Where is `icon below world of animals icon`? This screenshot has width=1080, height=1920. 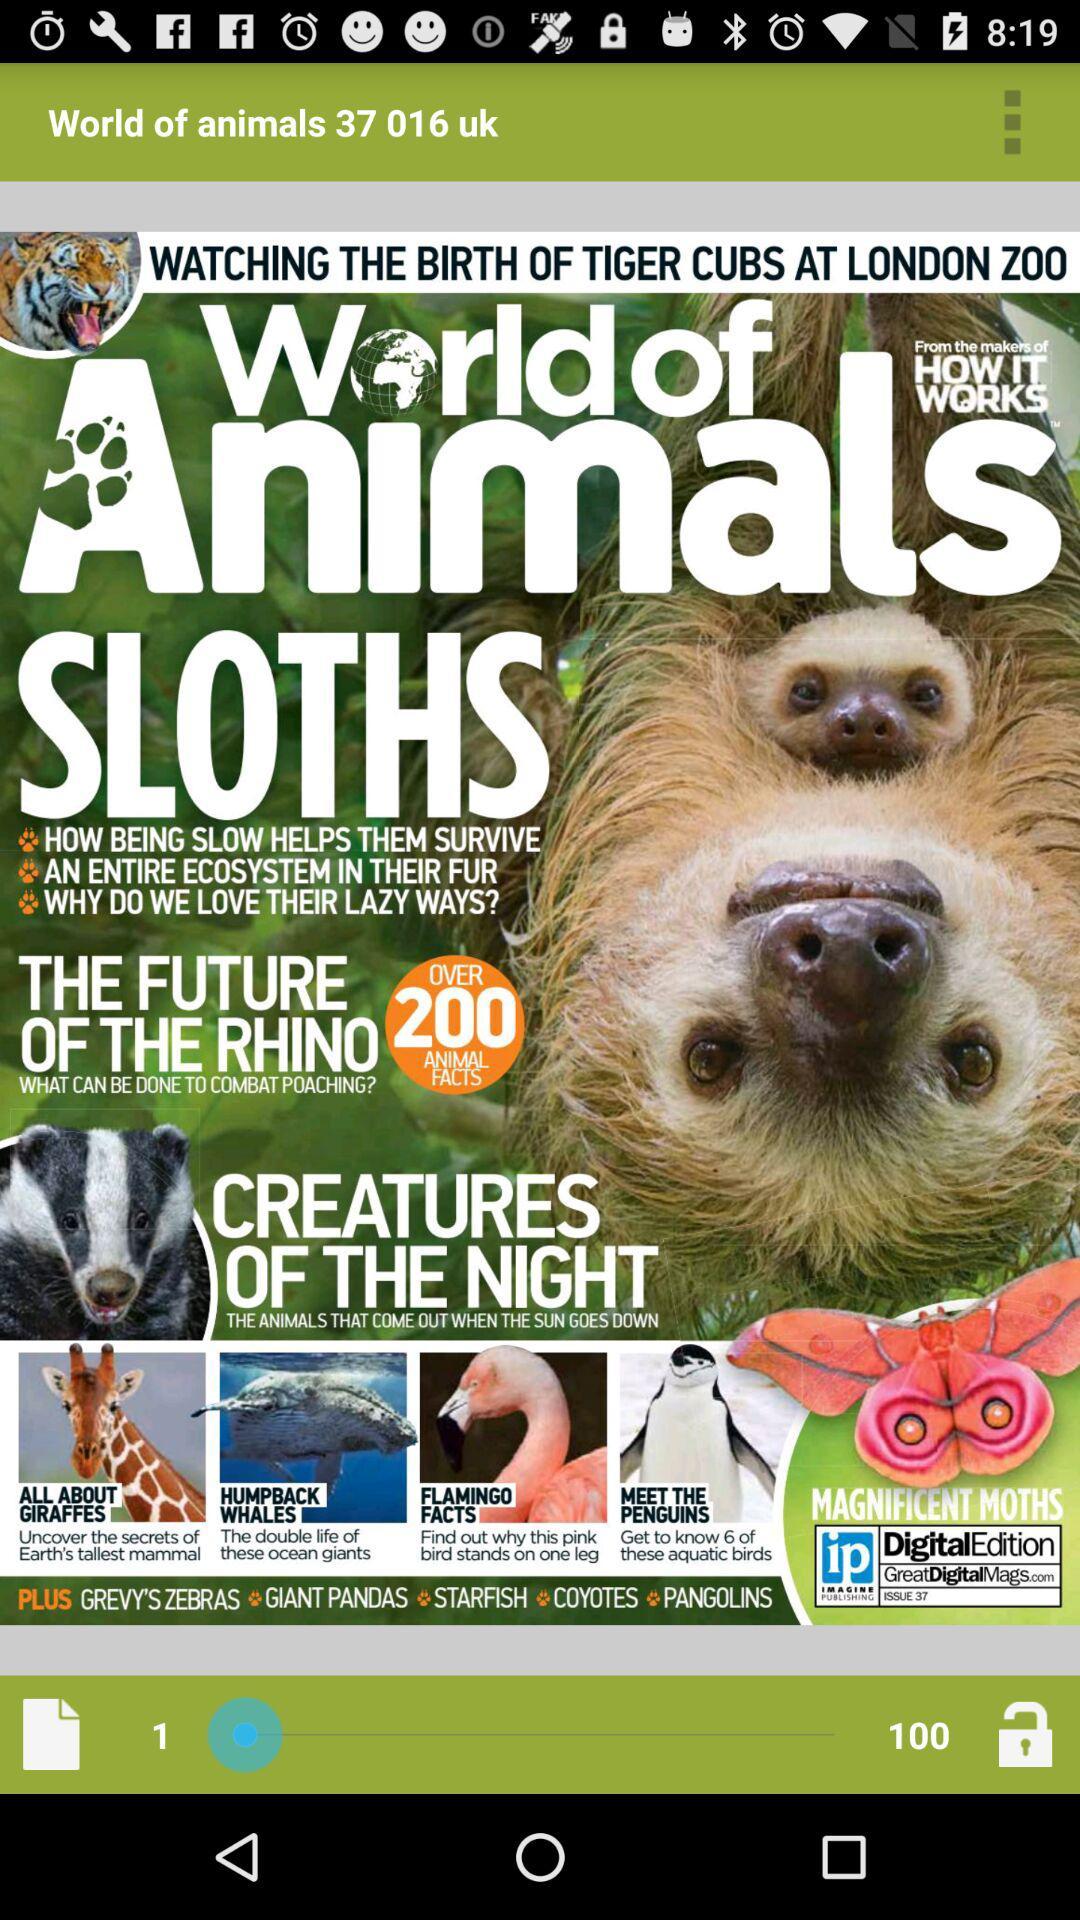 icon below world of animals icon is located at coordinates (50, 1733).